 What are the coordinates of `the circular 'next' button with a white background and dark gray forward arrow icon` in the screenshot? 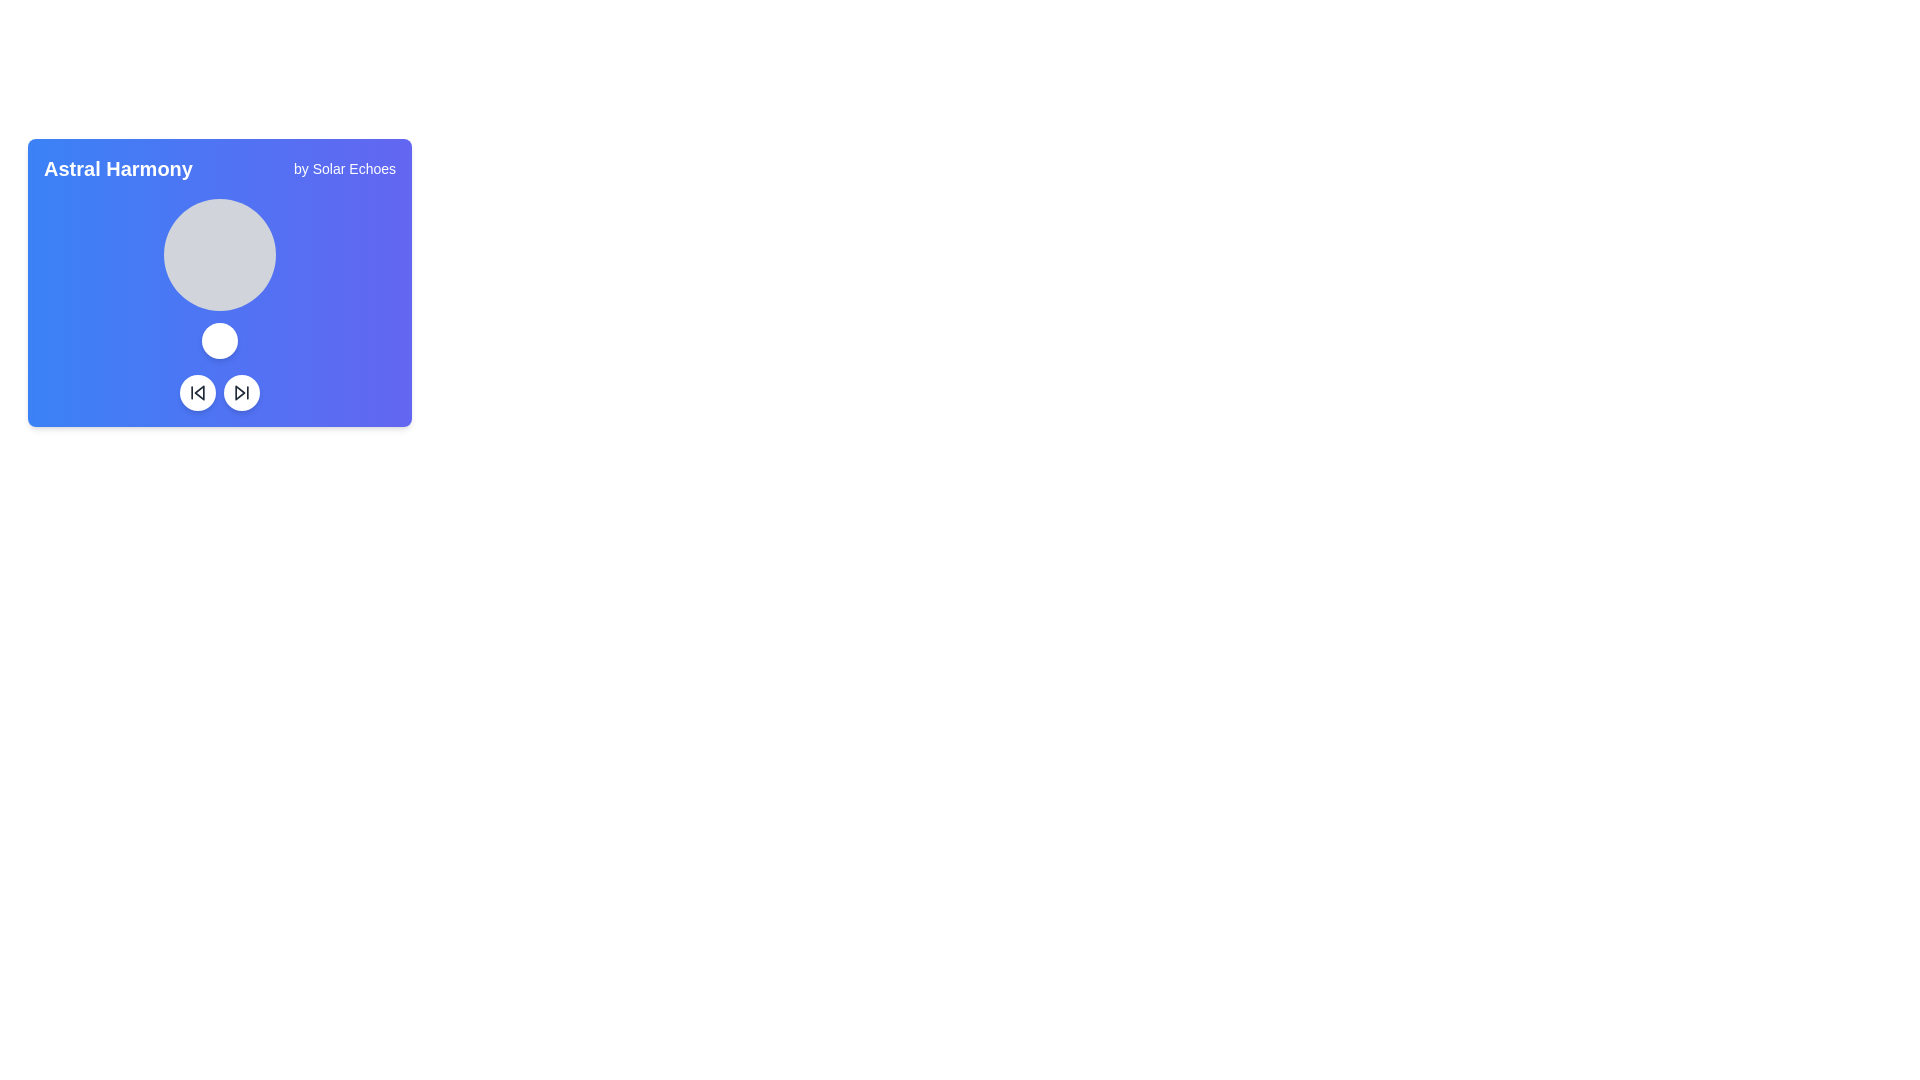 It's located at (240, 393).